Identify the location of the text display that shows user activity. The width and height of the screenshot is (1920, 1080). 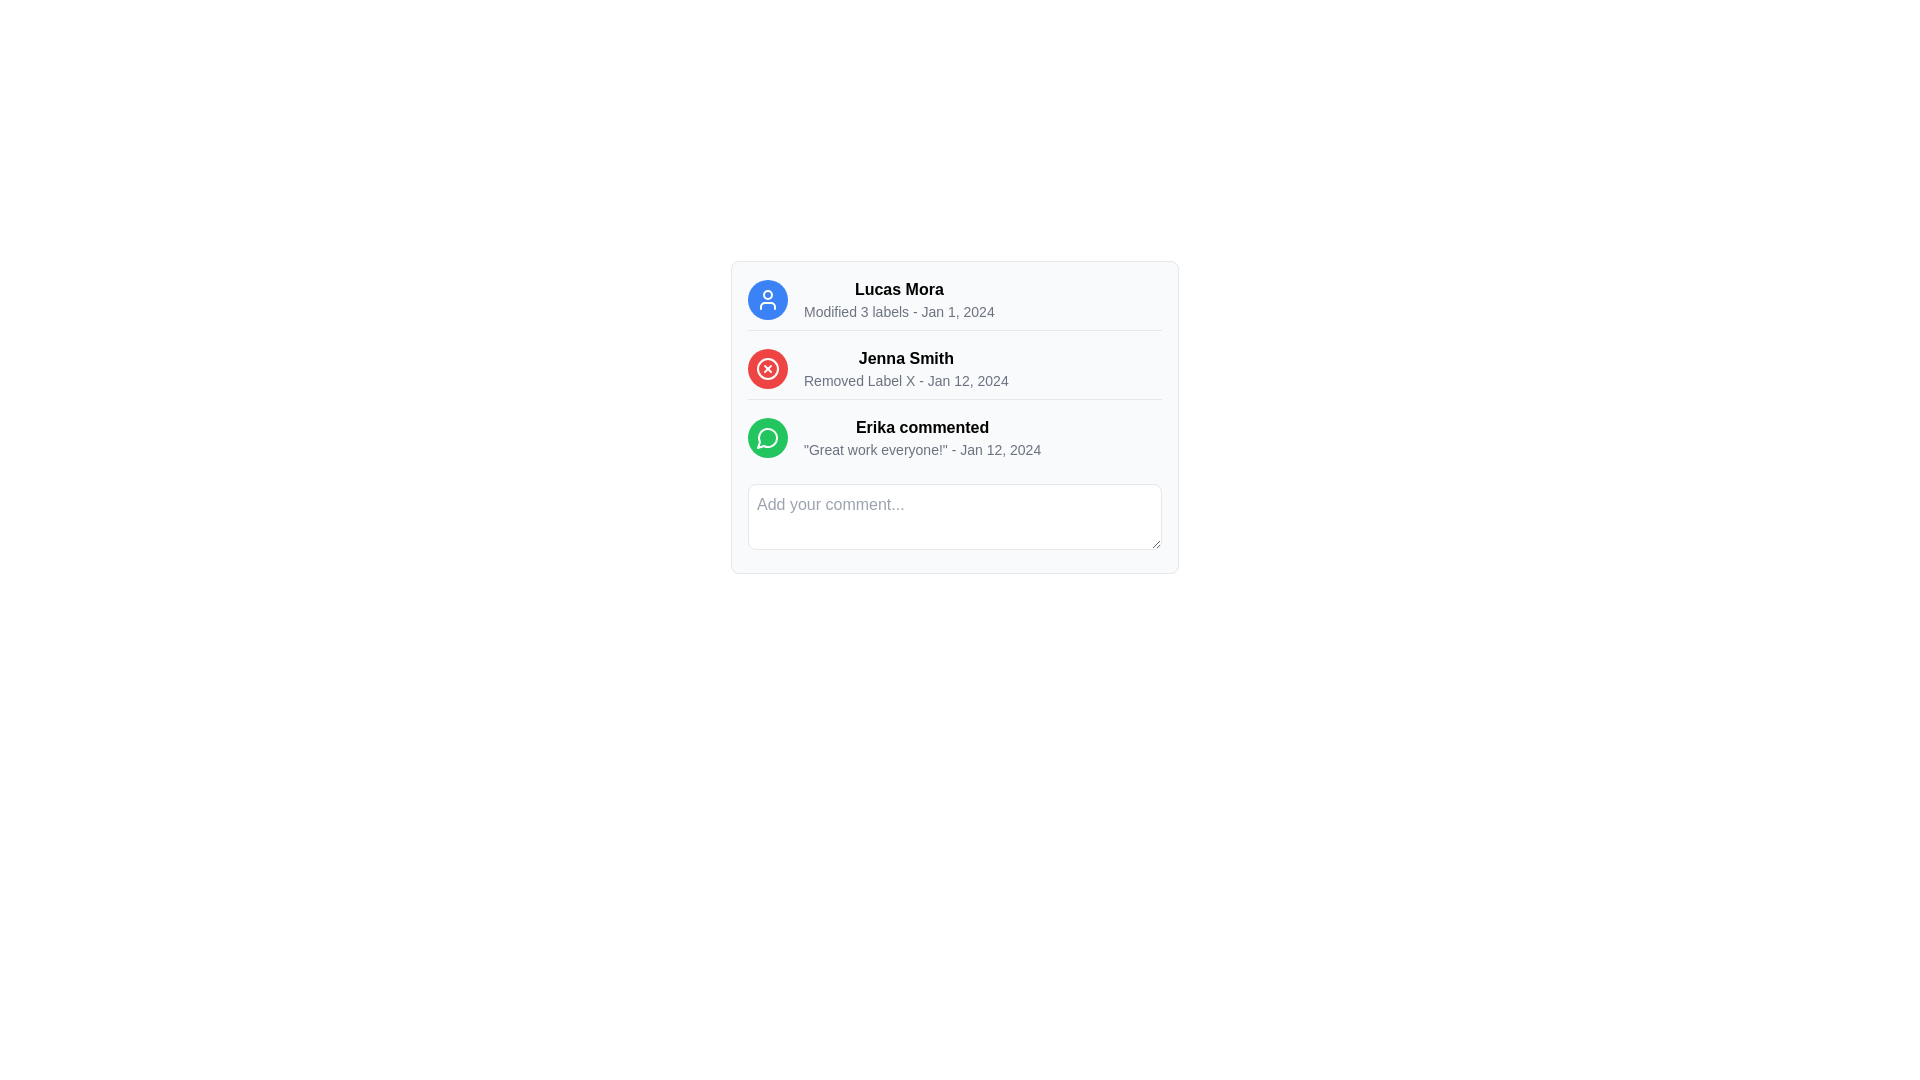
(897, 300).